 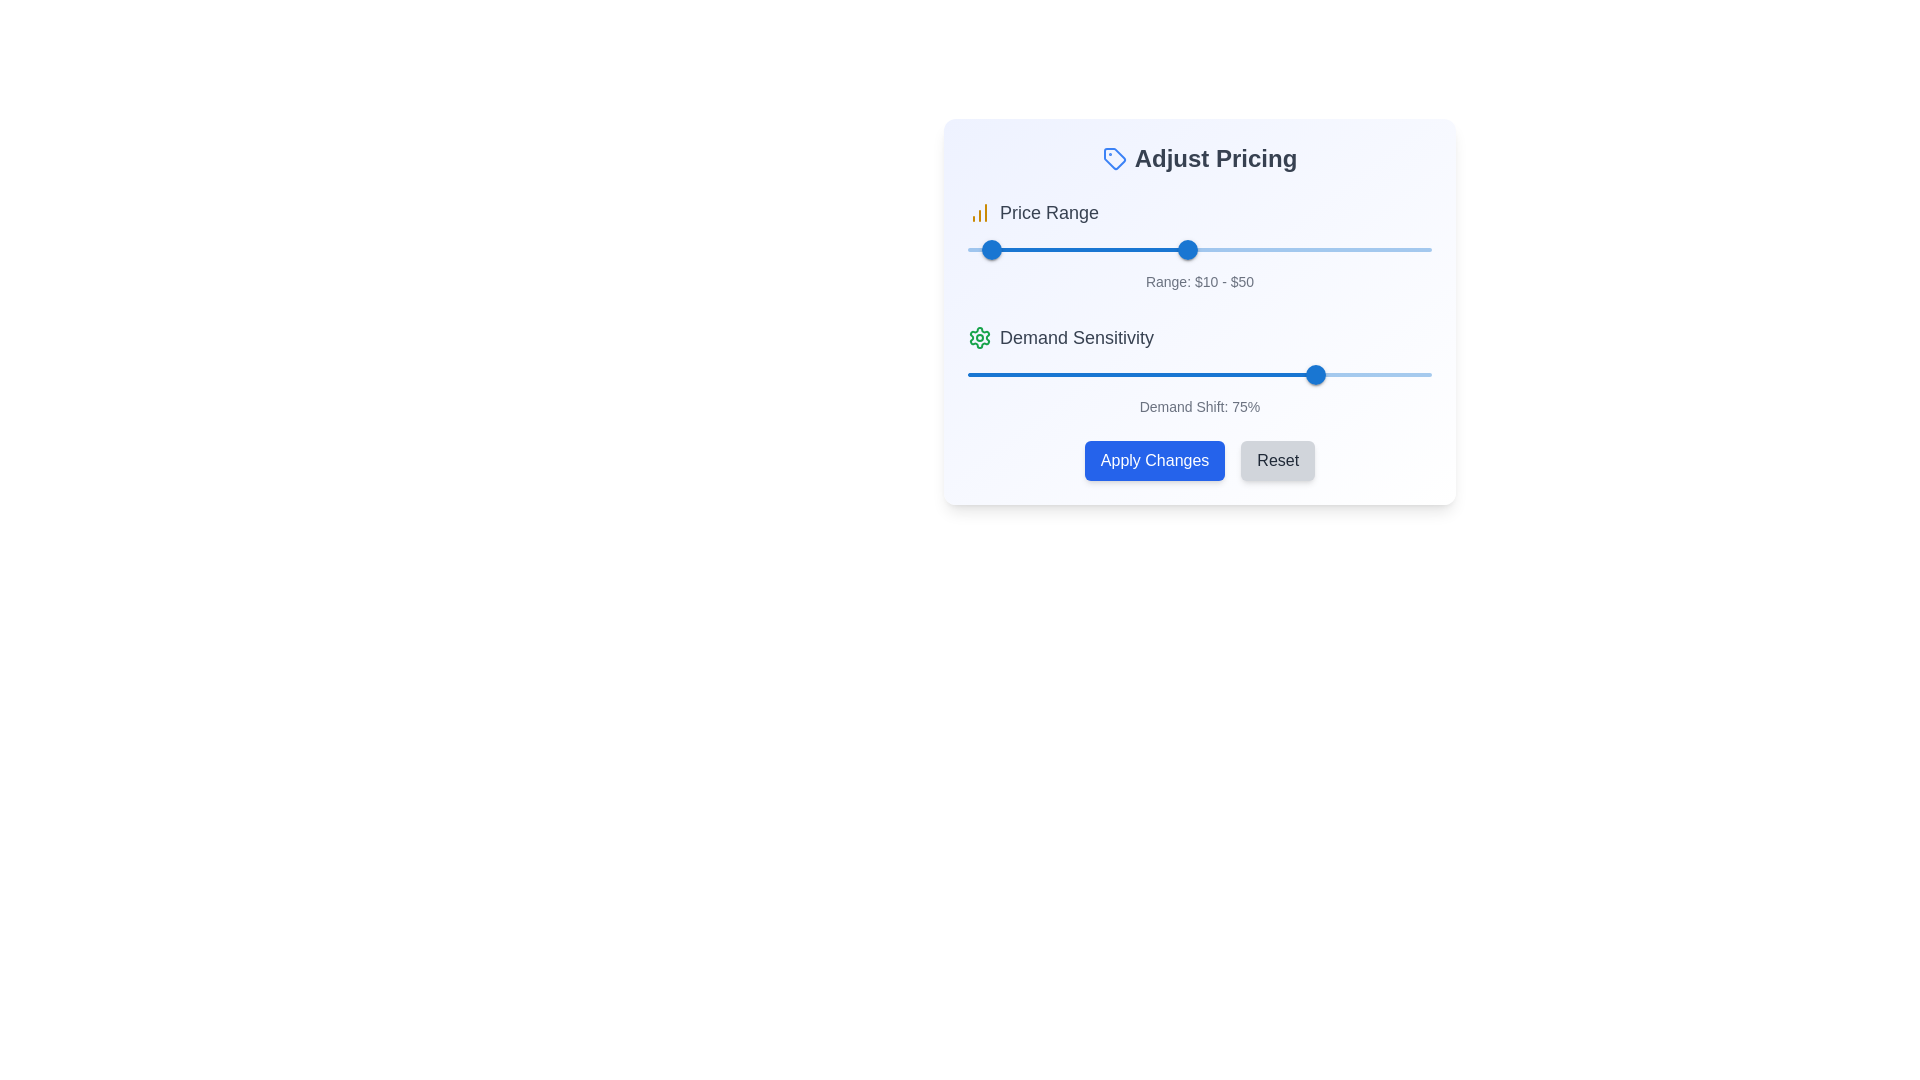 I want to click on the Price Range slider, so click(x=1133, y=249).